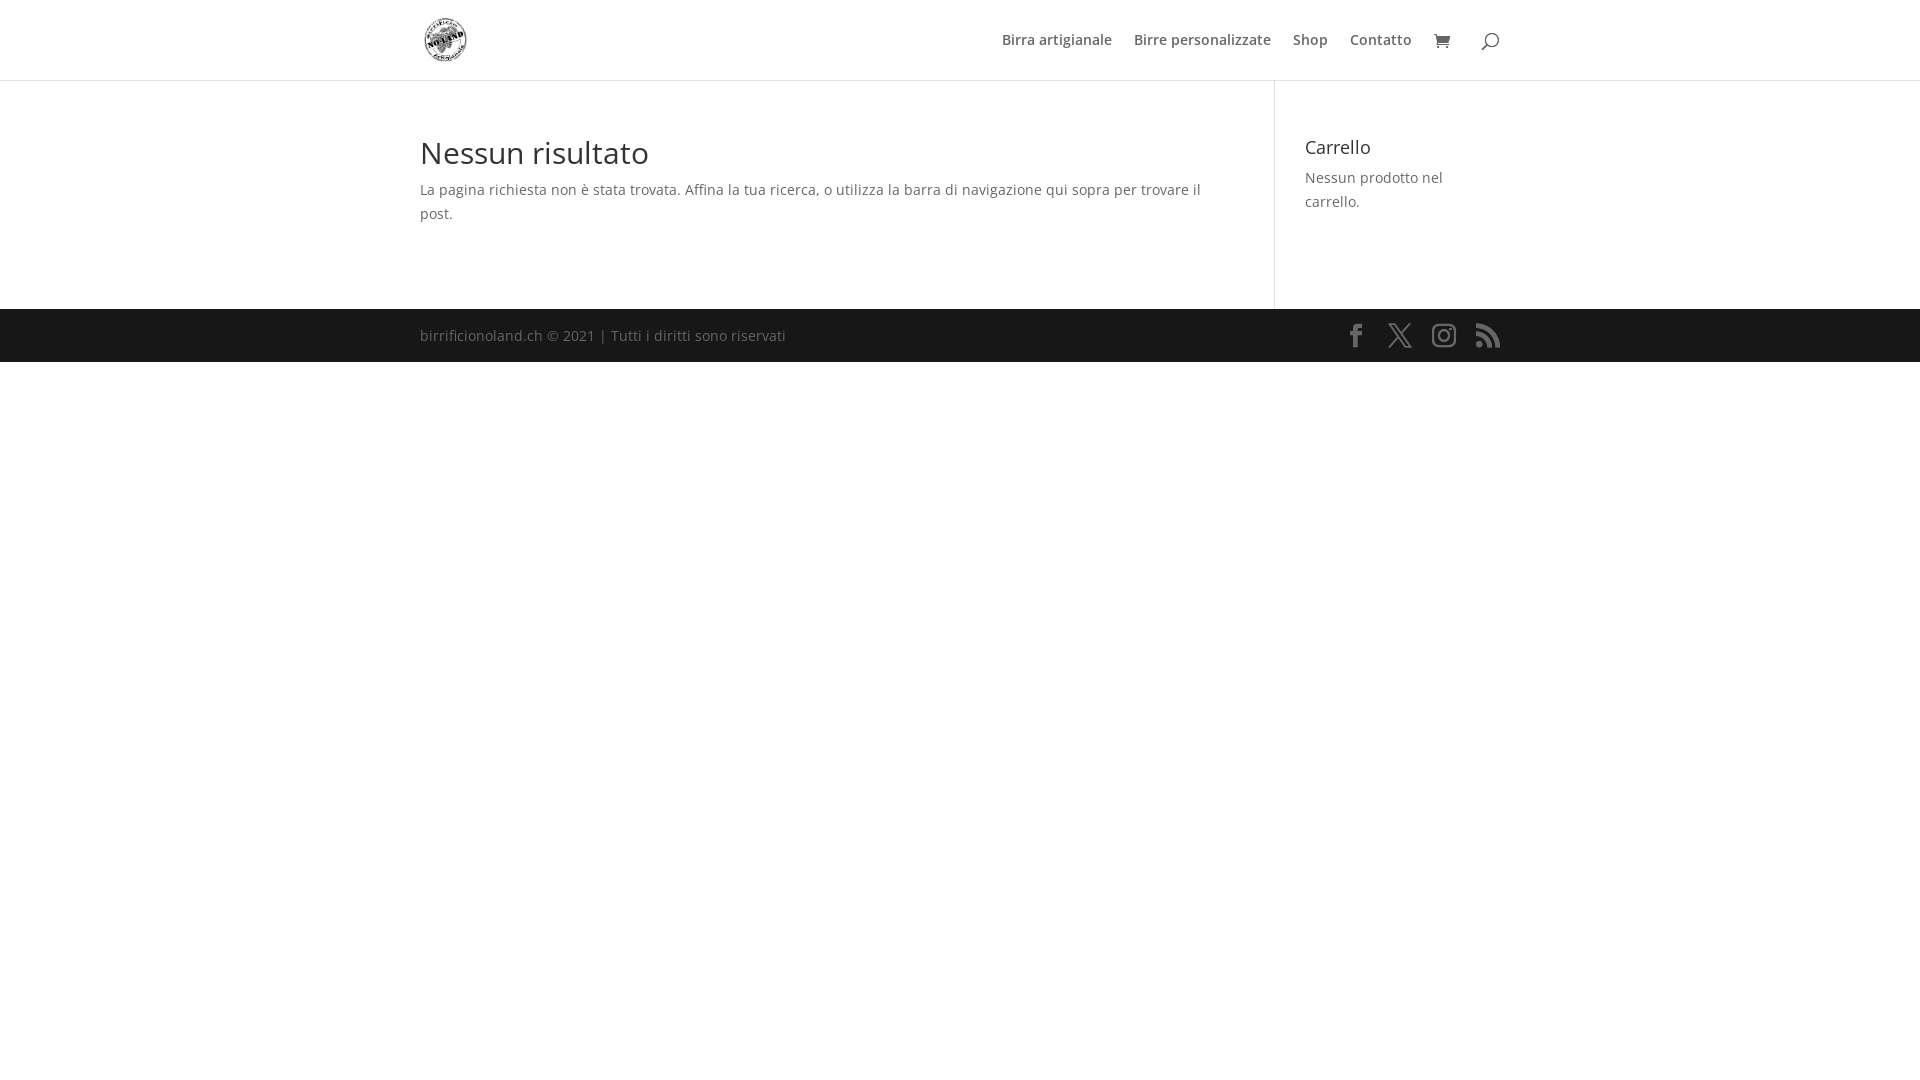  What do you see at coordinates (1310, 55) in the screenshot?
I see `'Shop'` at bounding box center [1310, 55].